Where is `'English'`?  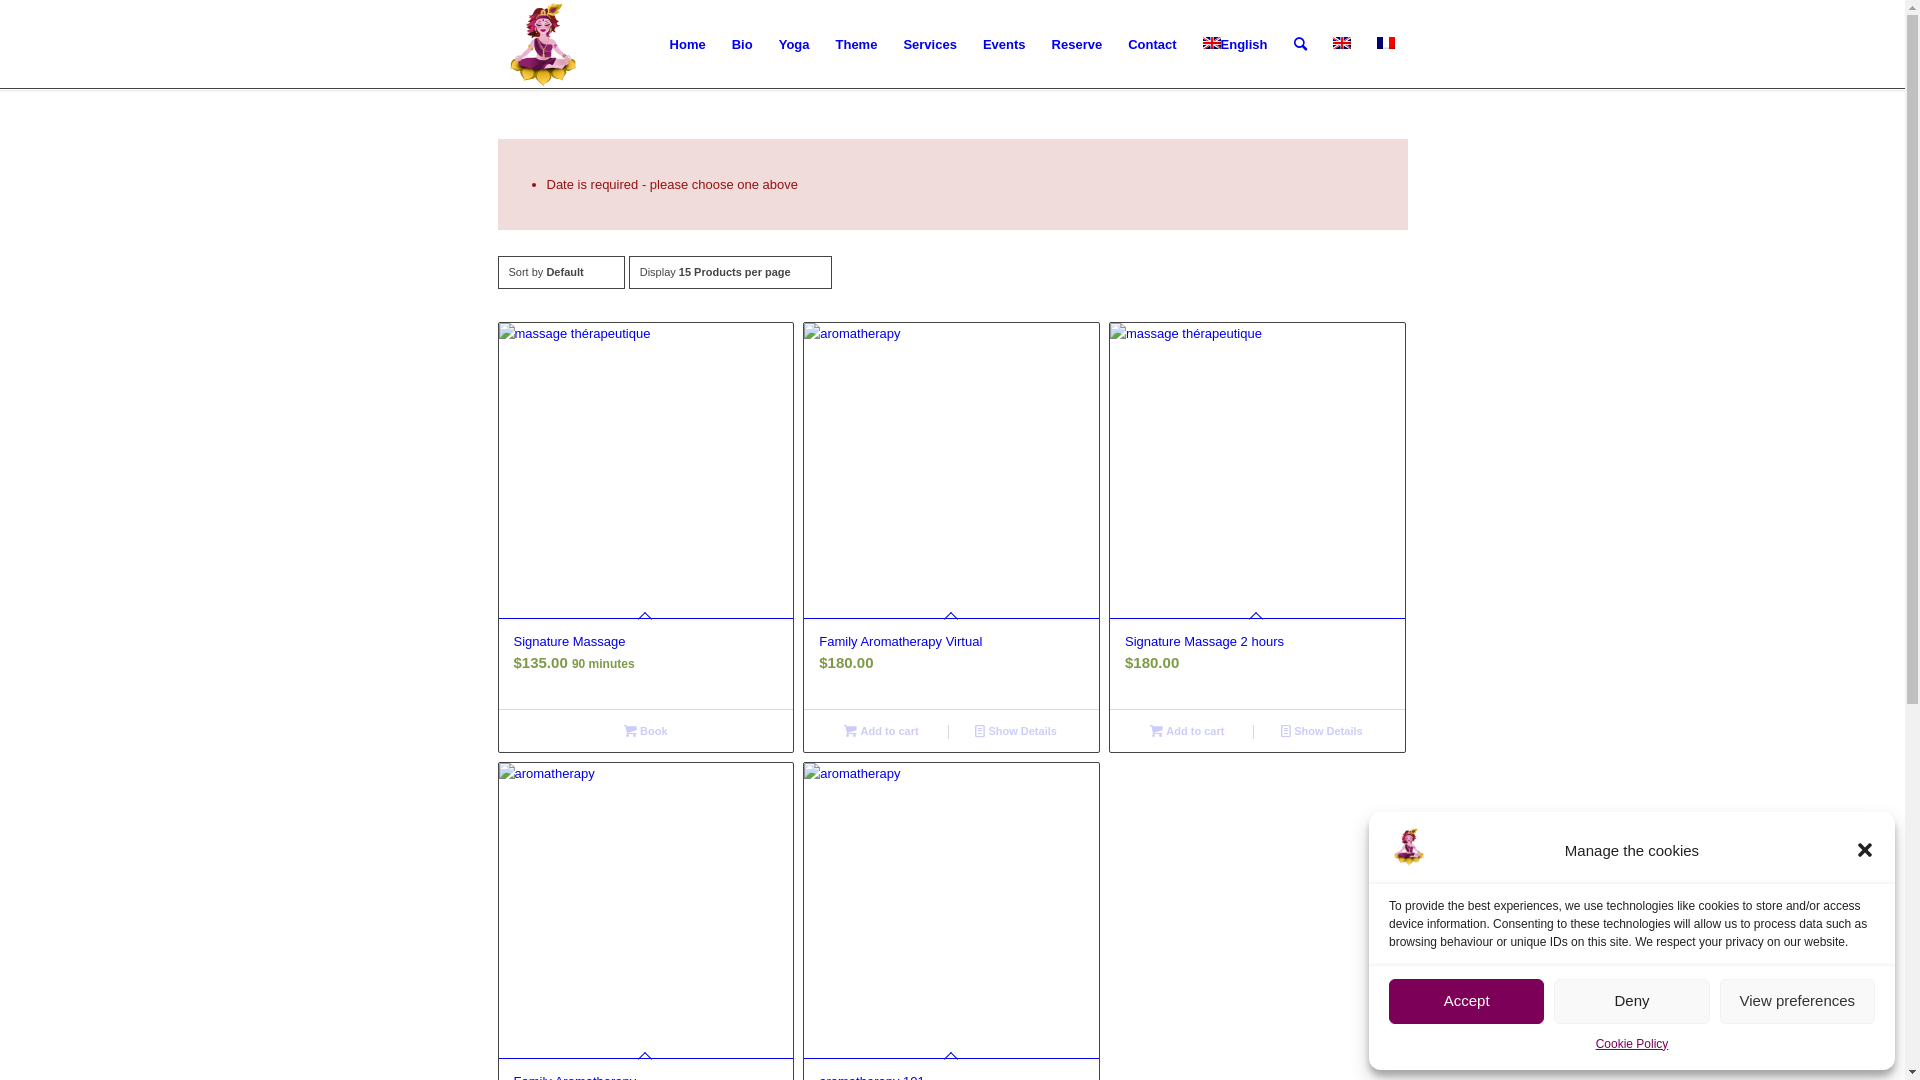 'English' is located at coordinates (1234, 45).